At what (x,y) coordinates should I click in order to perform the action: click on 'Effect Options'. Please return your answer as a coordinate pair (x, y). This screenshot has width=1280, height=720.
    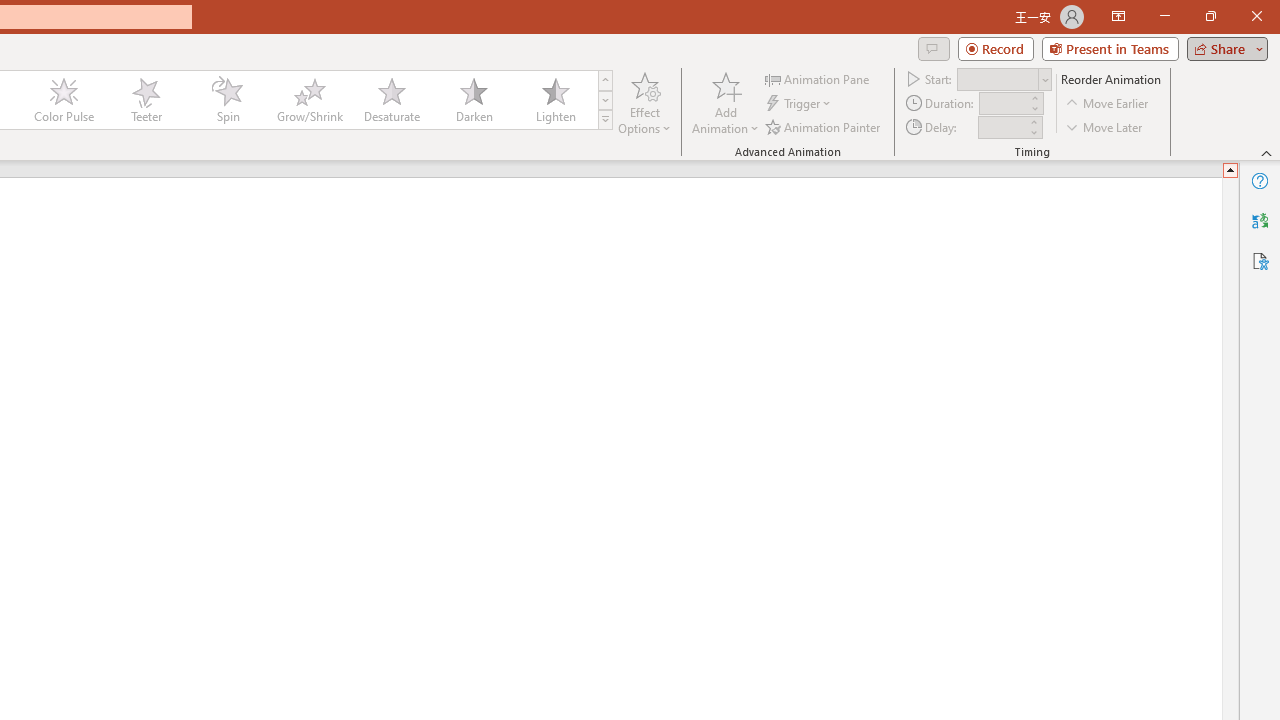
    Looking at the image, I should click on (645, 103).